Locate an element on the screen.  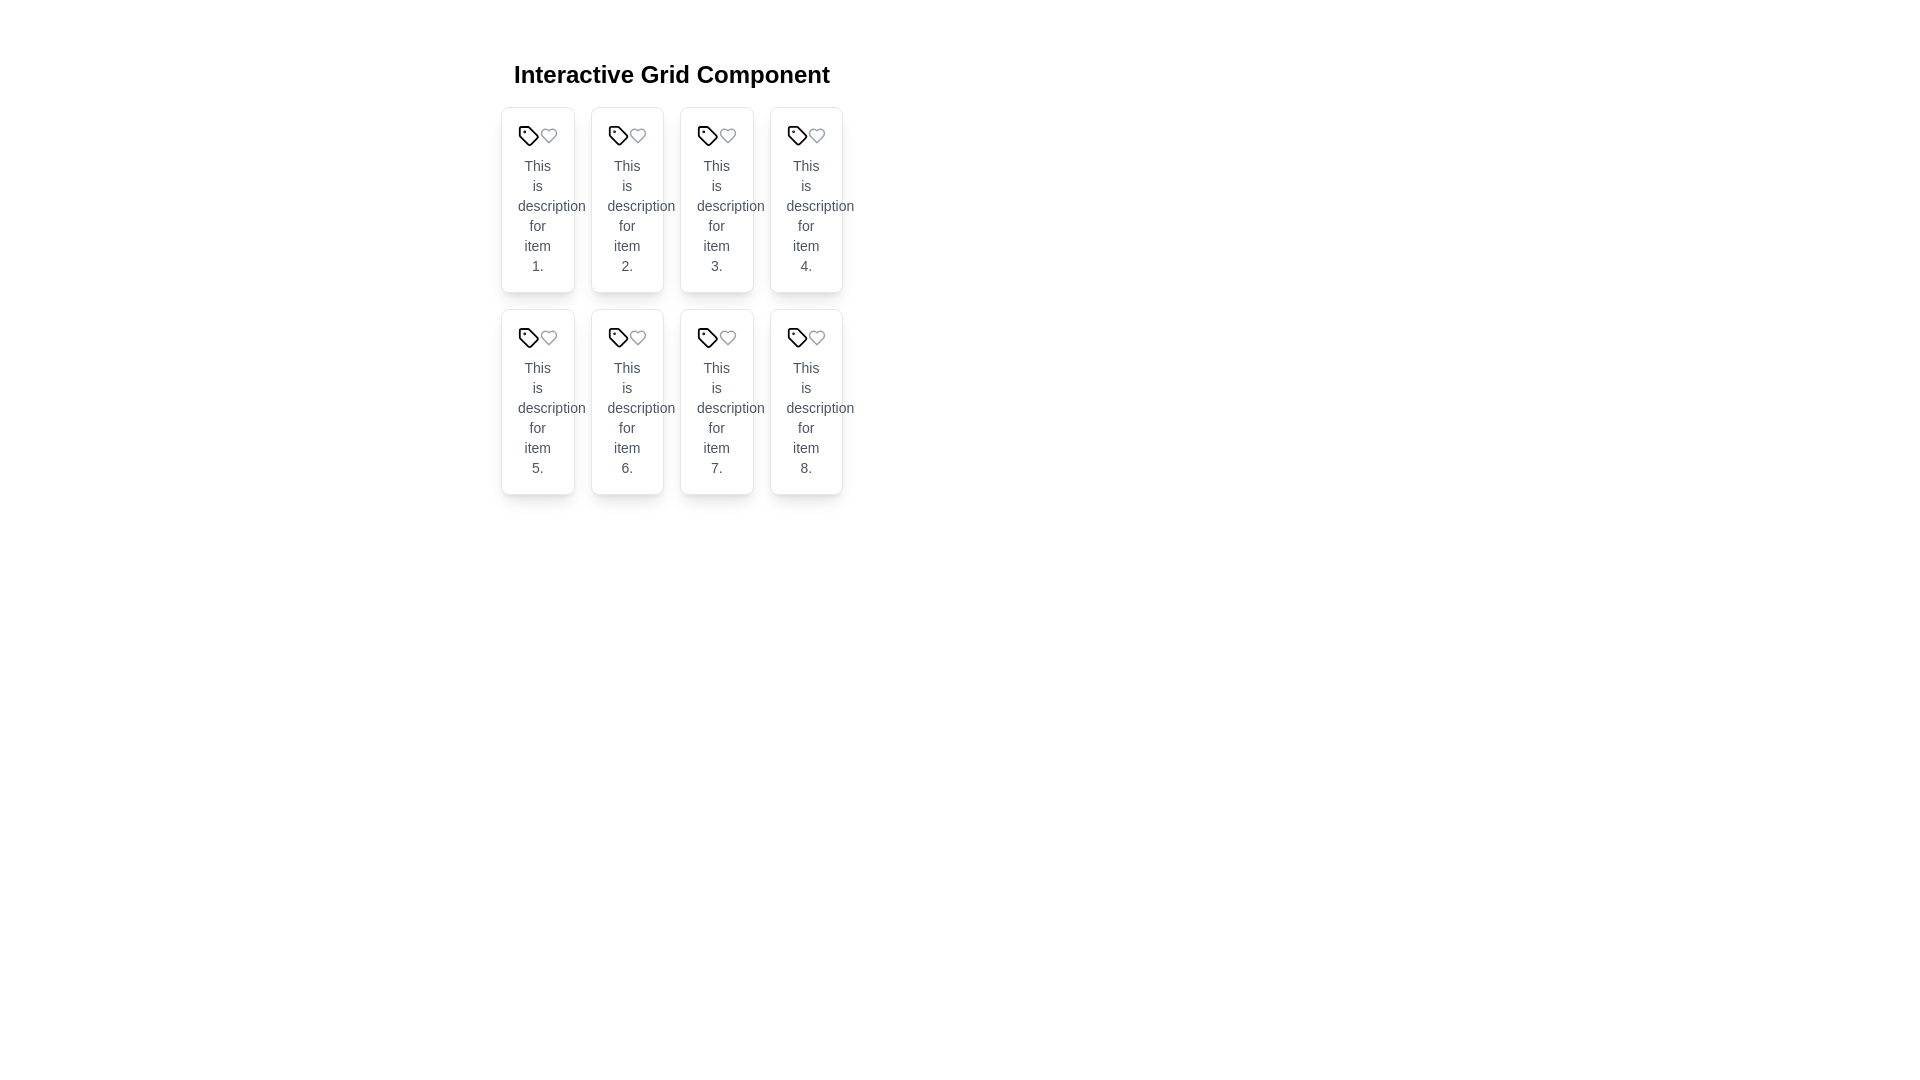
the description of the Card, which is the third tile in a grid layout displaying item details and icons is located at coordinates (716, 200).